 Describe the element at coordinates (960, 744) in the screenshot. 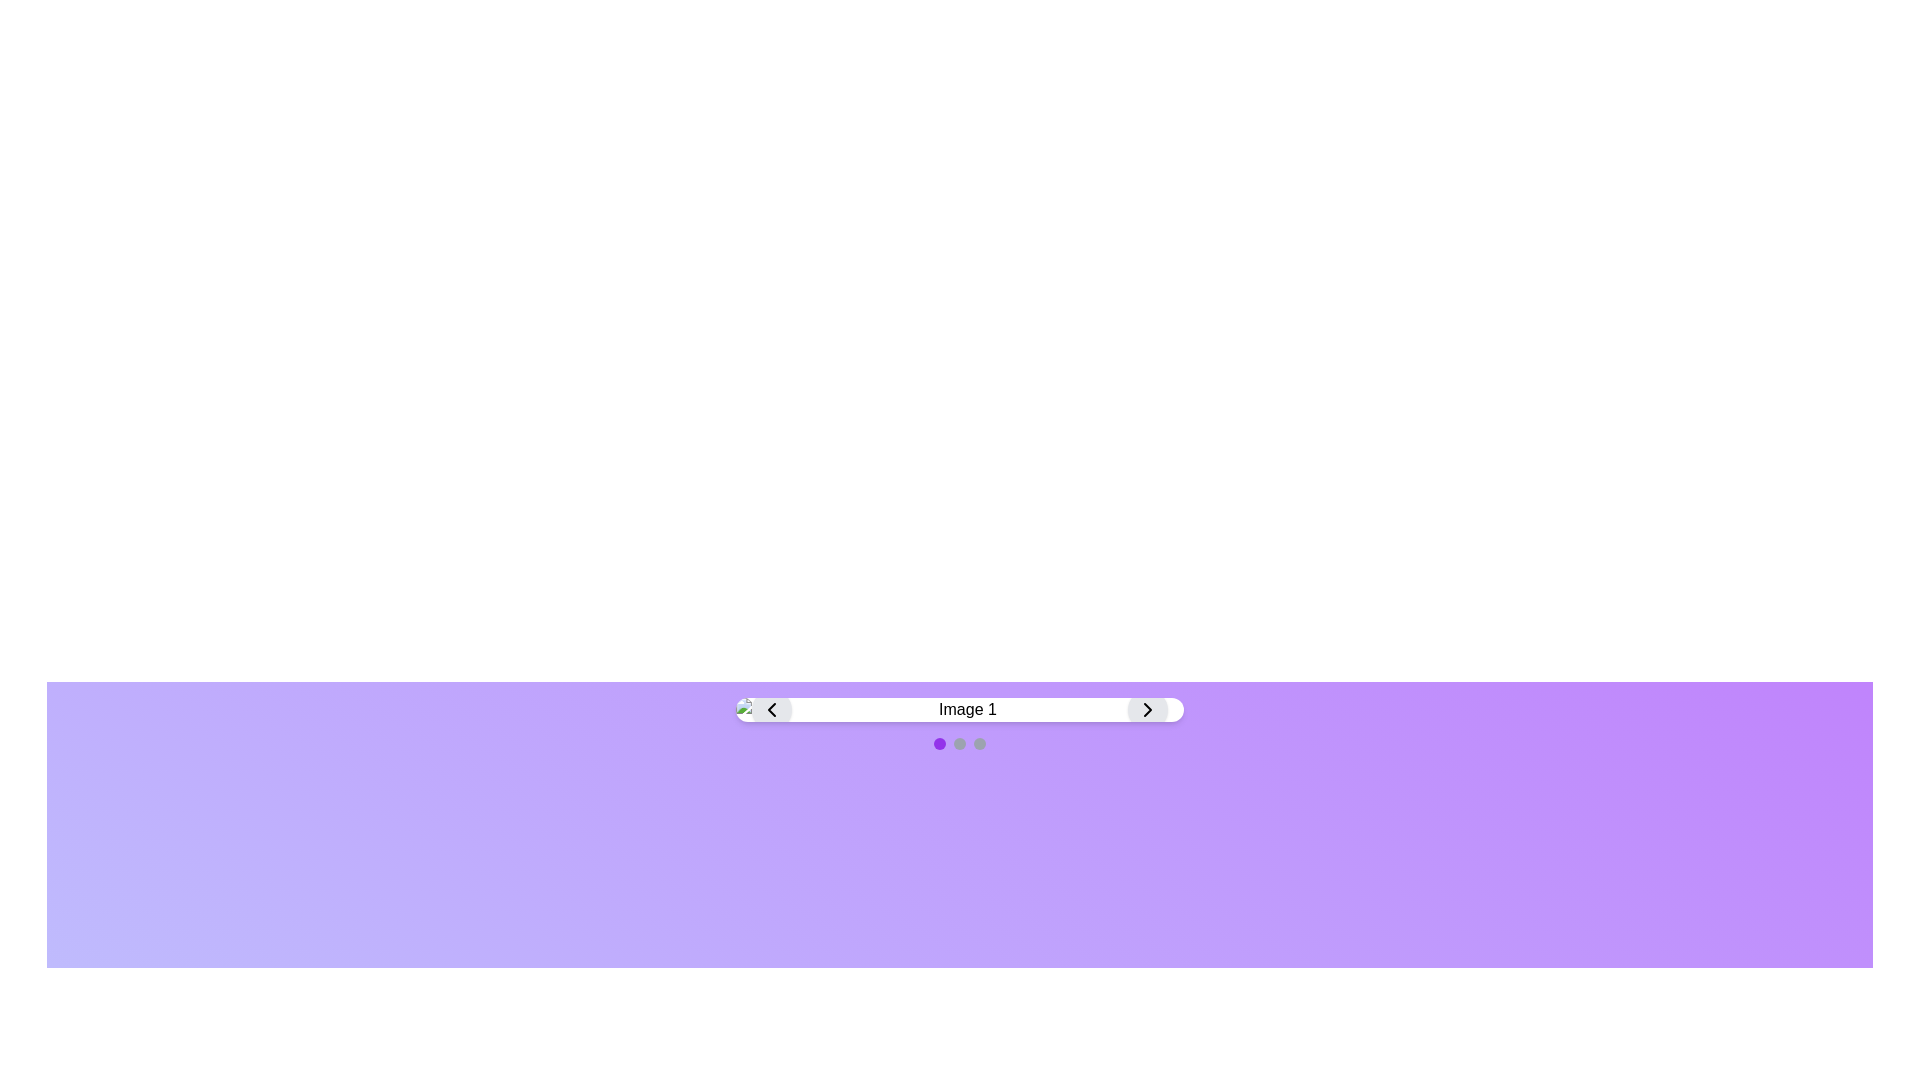

I see `the second circular button with a gray background in a row of three` at that location.